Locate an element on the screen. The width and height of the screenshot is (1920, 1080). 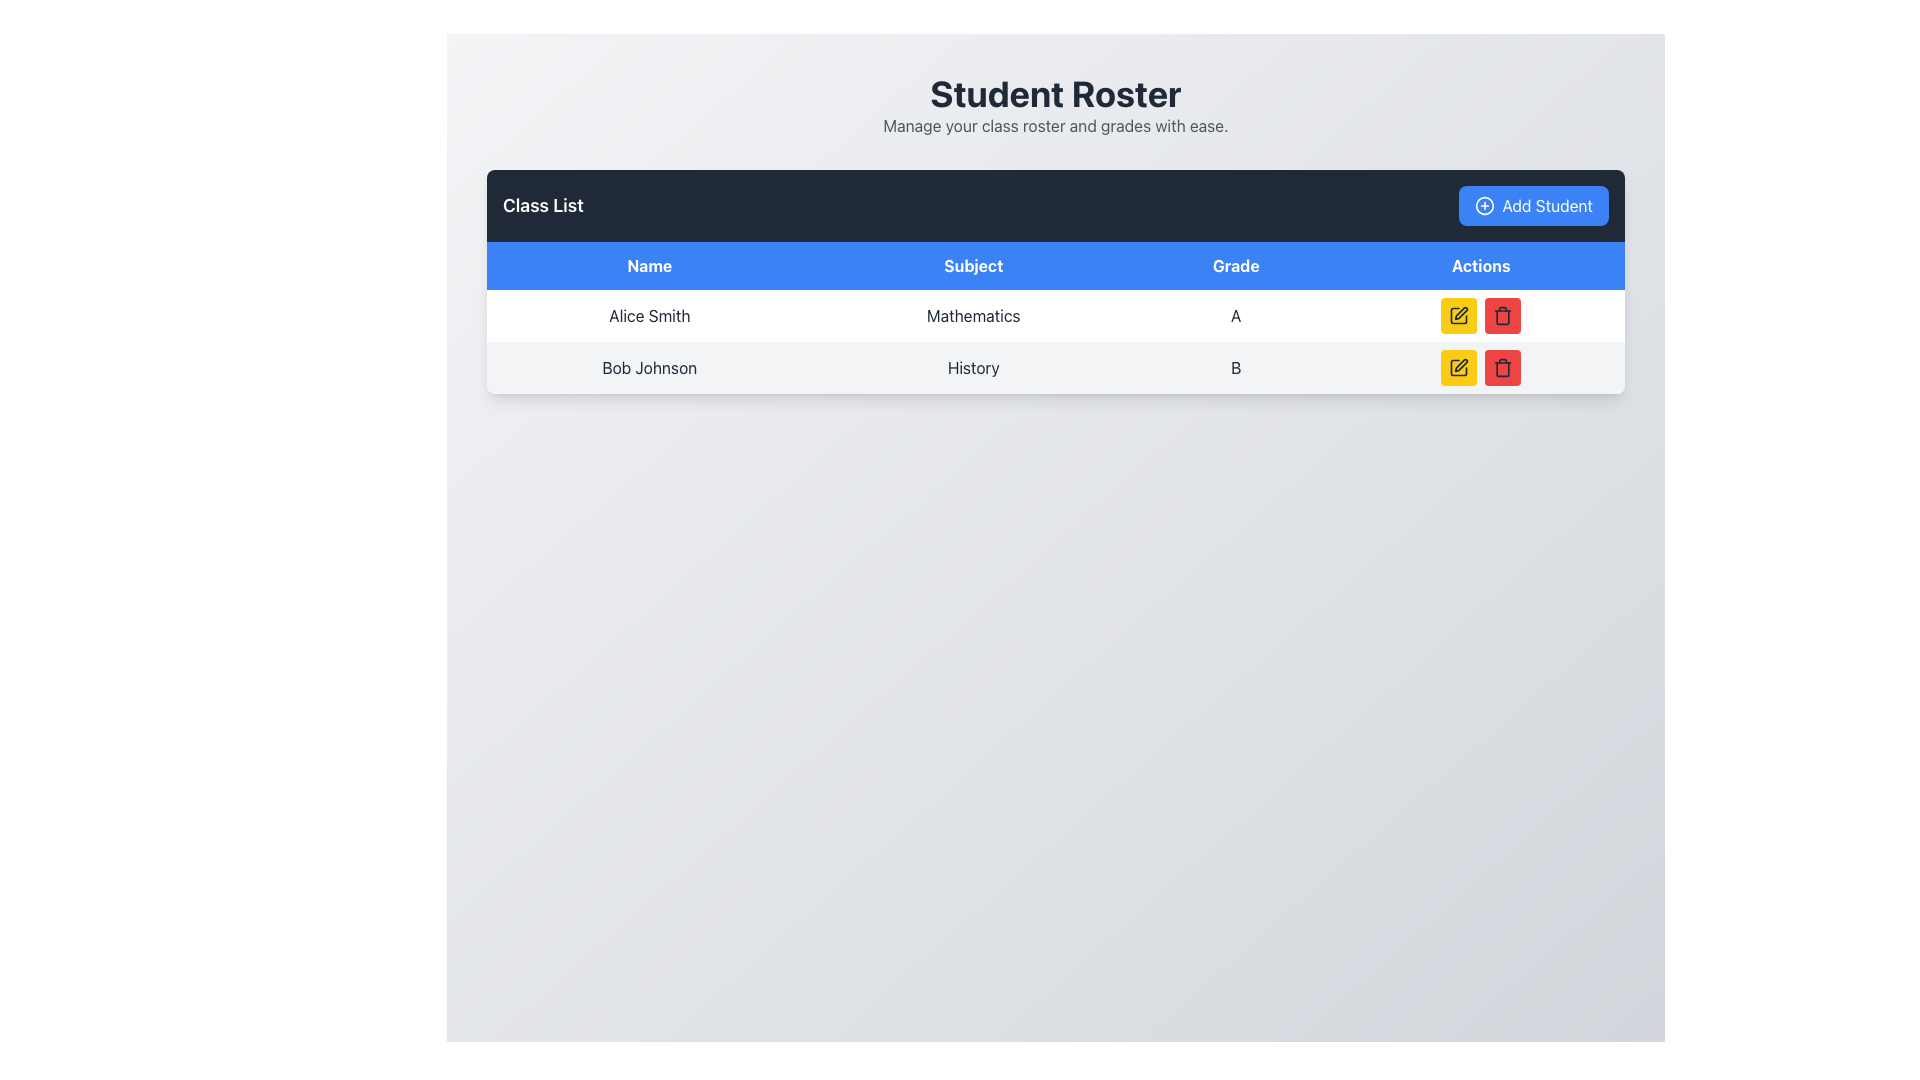
the red trash can icon in the 'Actions' column of the second row is located at coordinates (1503, 316).